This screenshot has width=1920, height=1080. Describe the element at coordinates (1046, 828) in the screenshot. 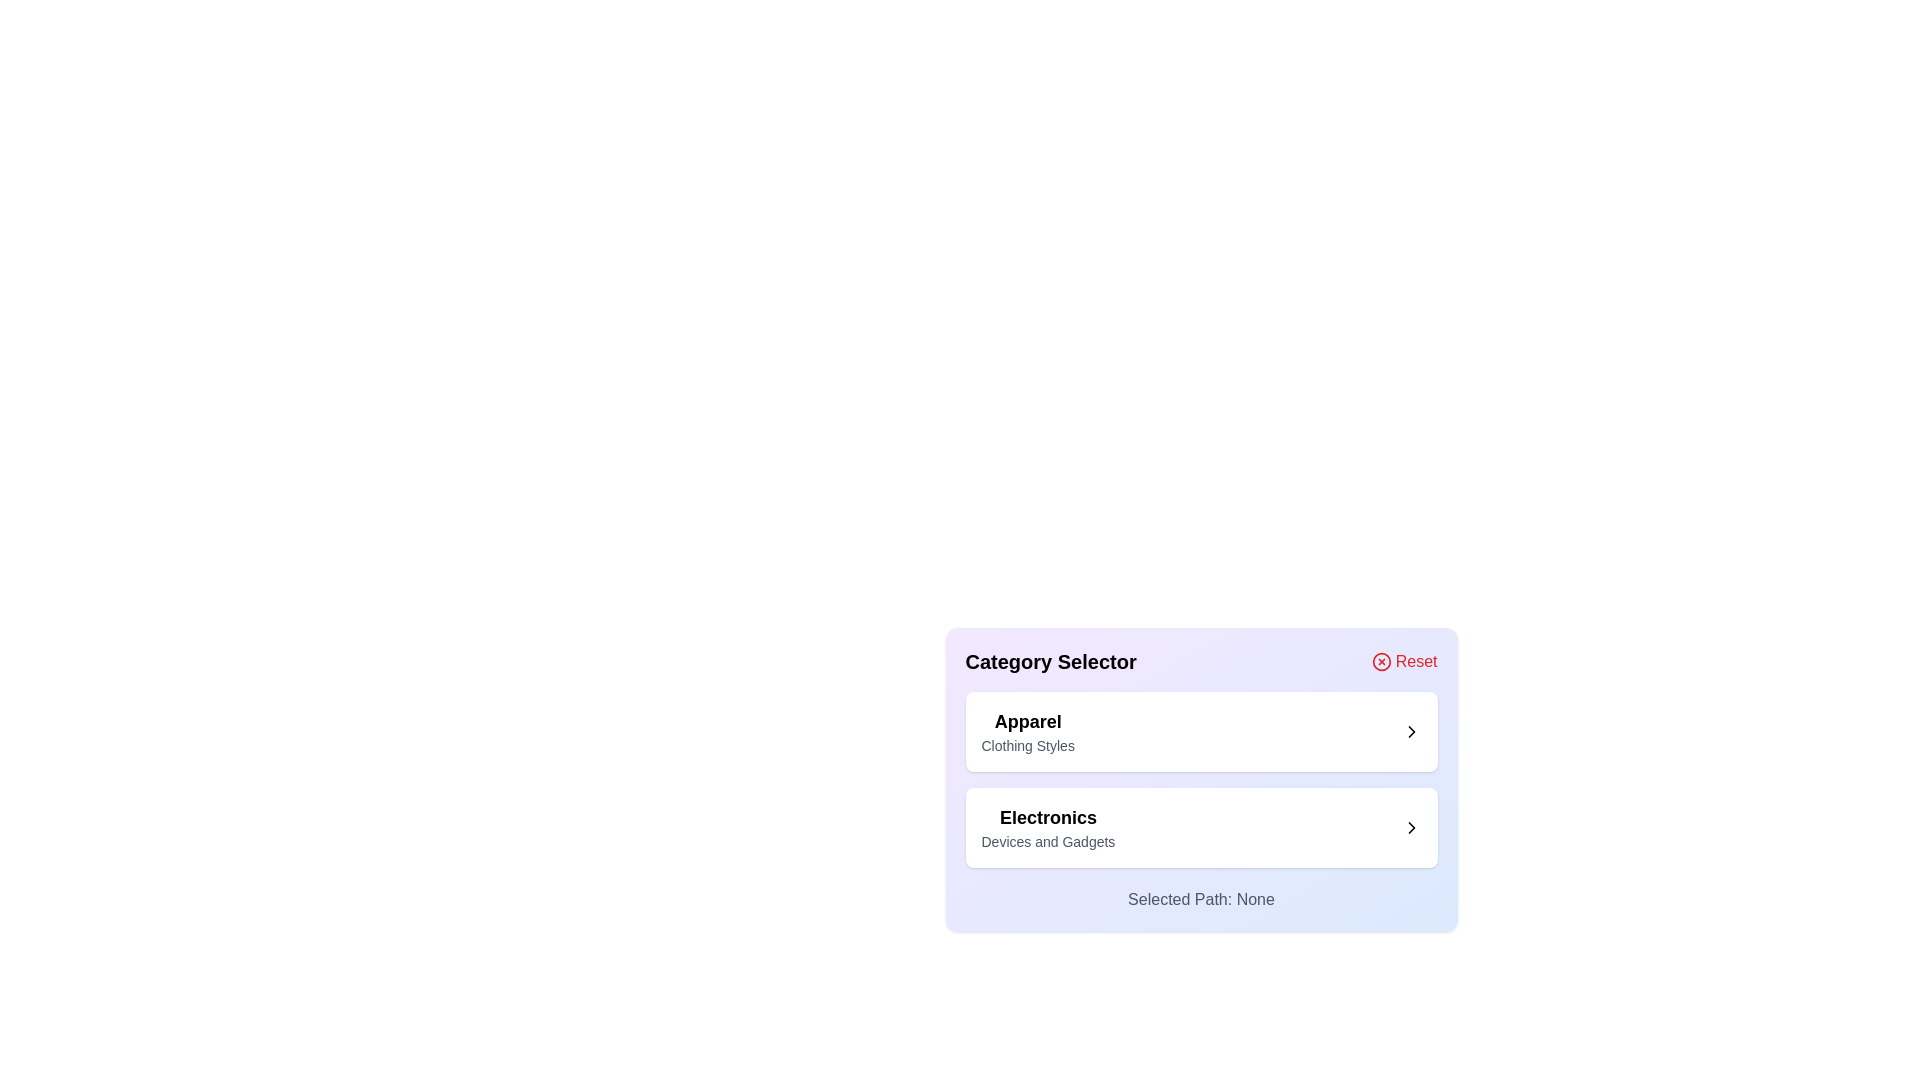

I see `the 'Electronics' label in the category selector interface` at that location.